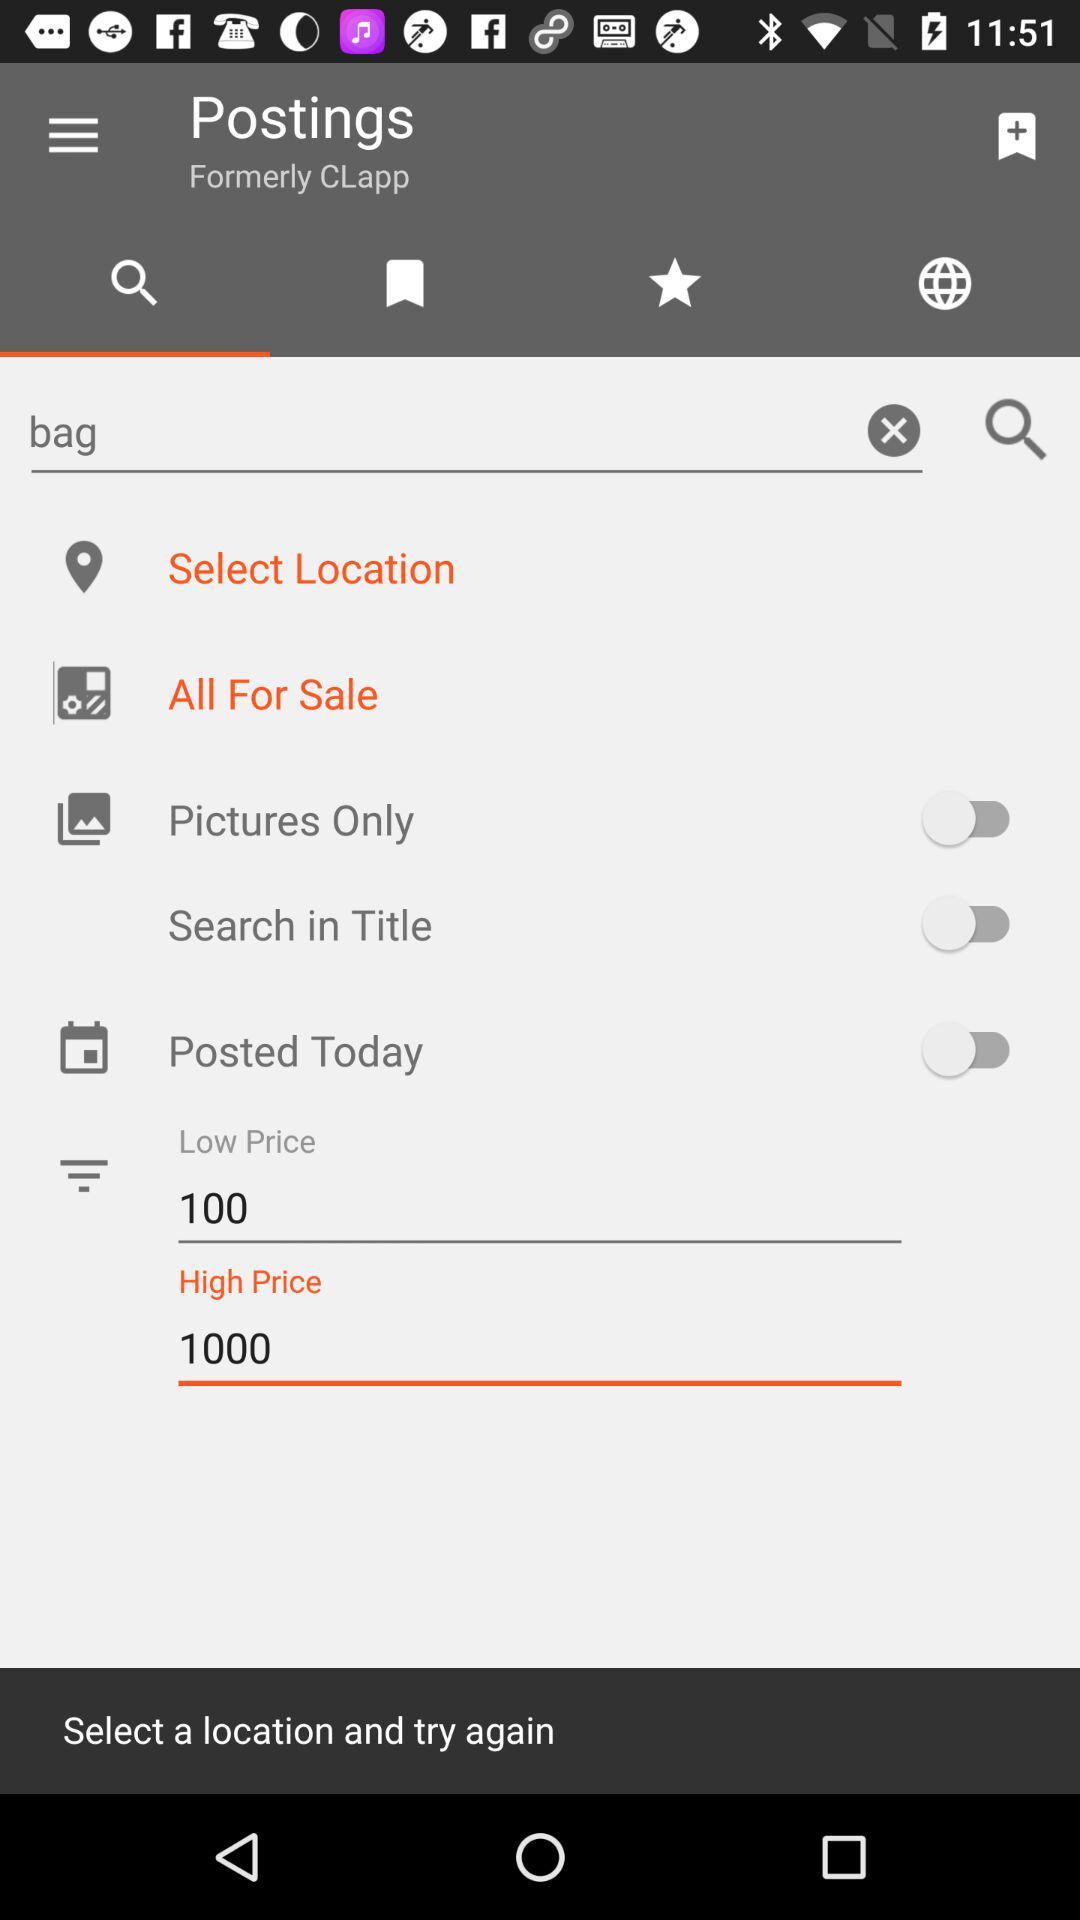 The width and height of the screenshot is (1080, 1920). Describe the element at coordinates (974, 1048) in the screenshot. I see `enable posted today` at that location.